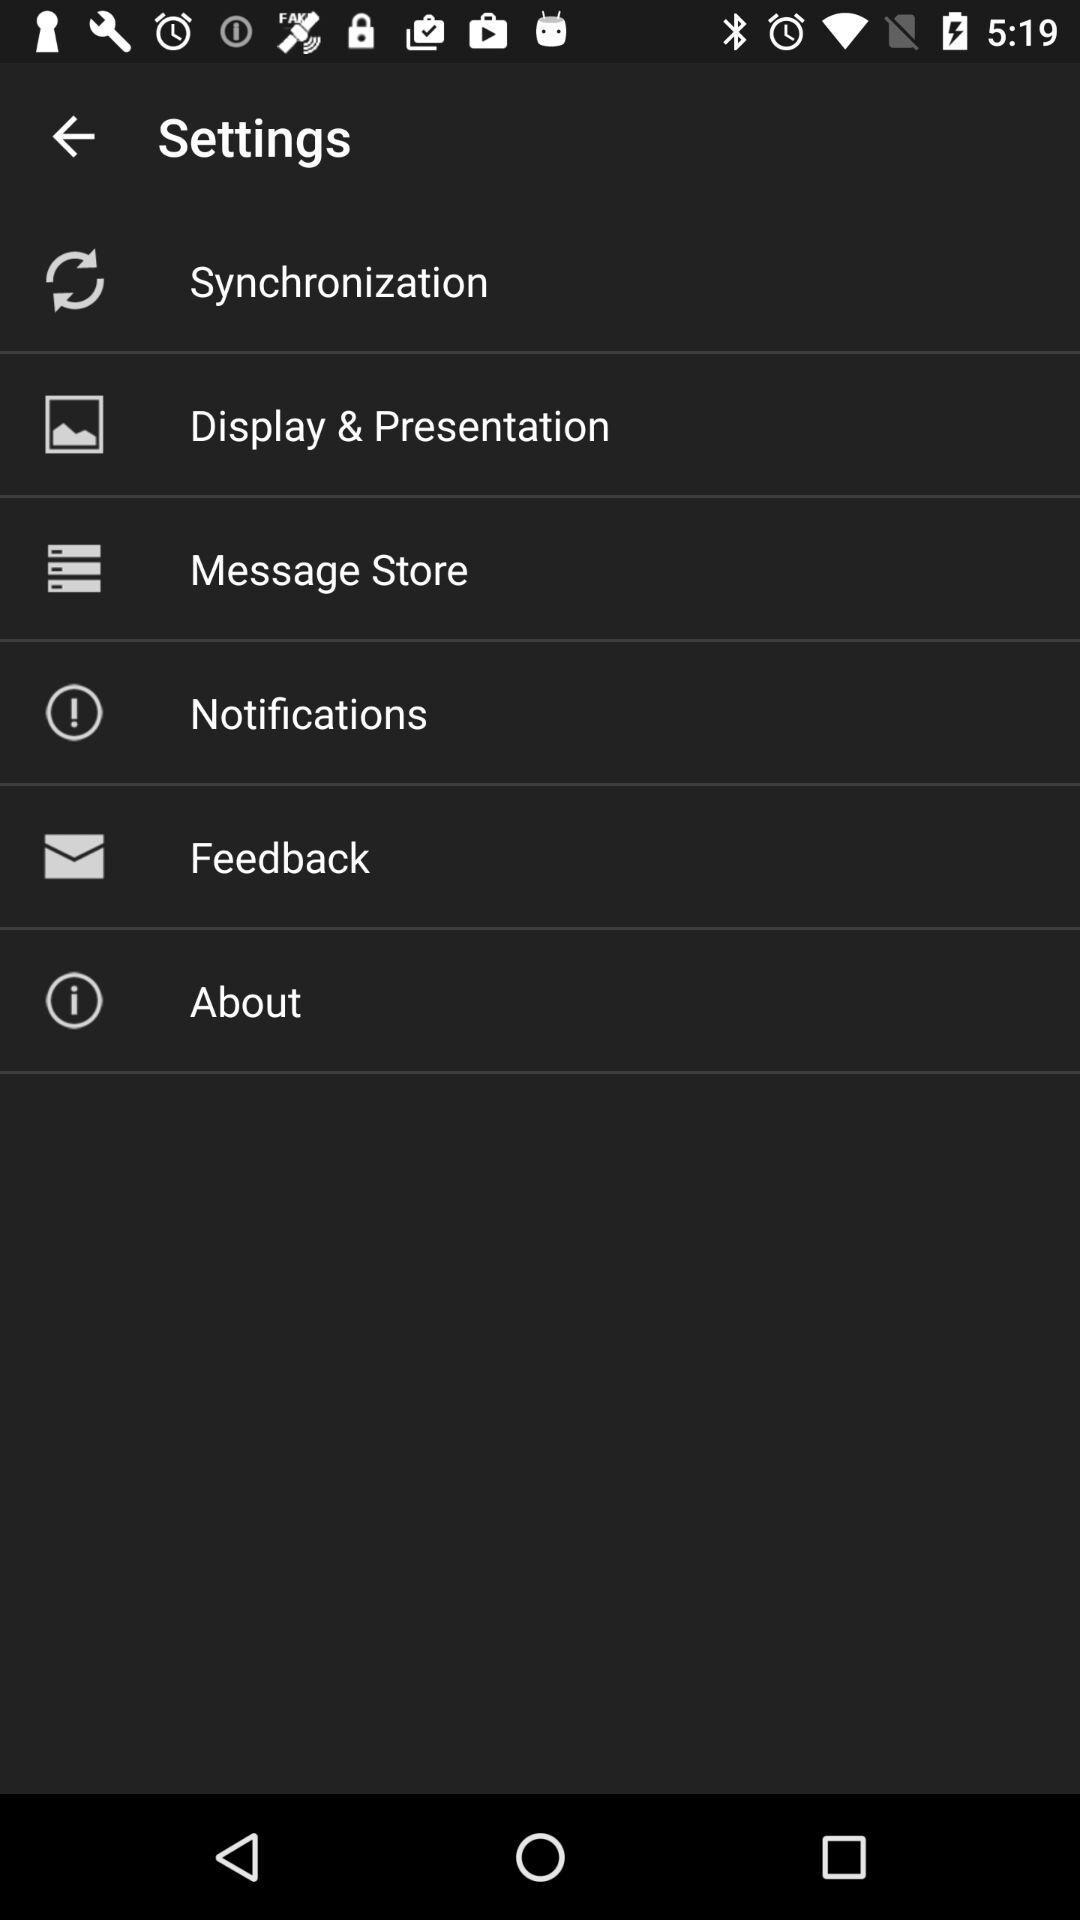 This screenshot has width=1080, height=1920. Describe the element at coordinates (244, 1000) in the screenshot. I see `the about item` at that location.